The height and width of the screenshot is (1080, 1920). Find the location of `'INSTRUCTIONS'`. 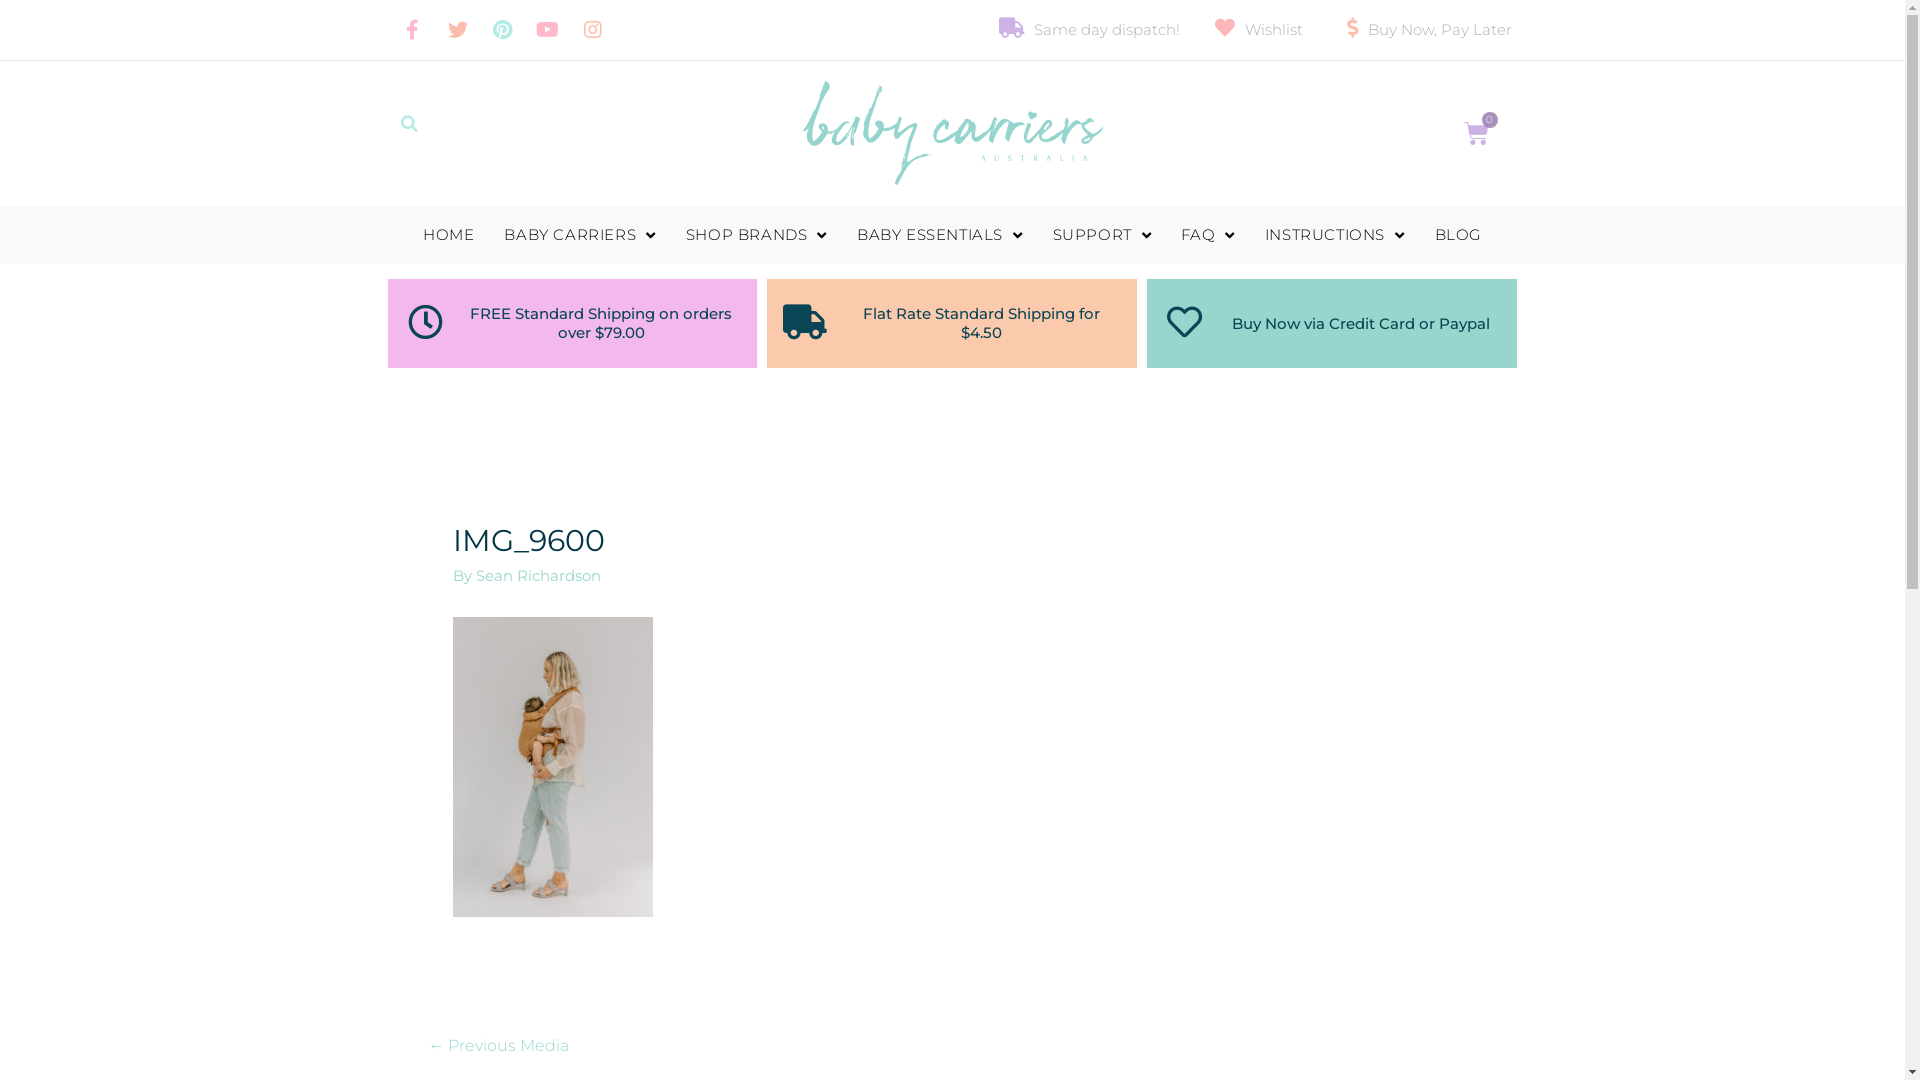

'INSTRUCTIONS' is located at coordinates (1334, 234).